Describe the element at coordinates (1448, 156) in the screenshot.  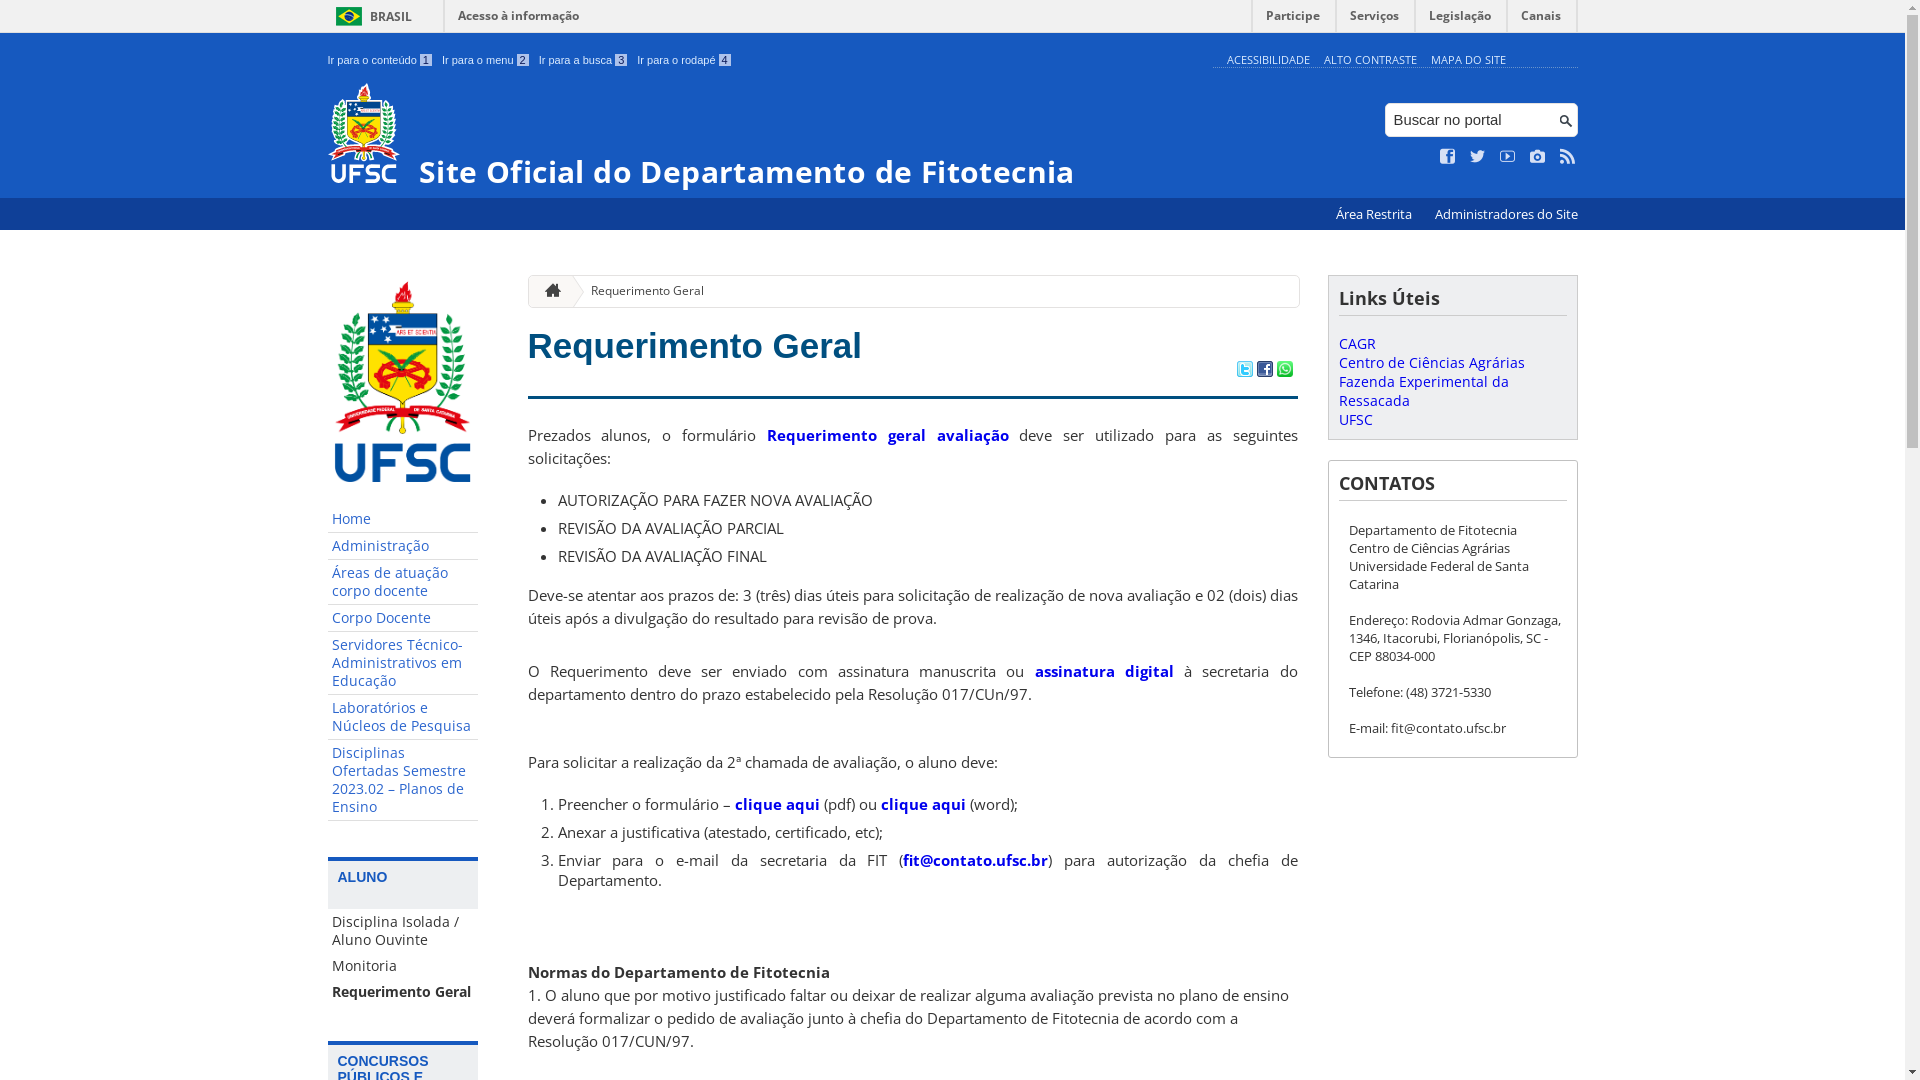
I see `'Curta no Facebook'` at that location.